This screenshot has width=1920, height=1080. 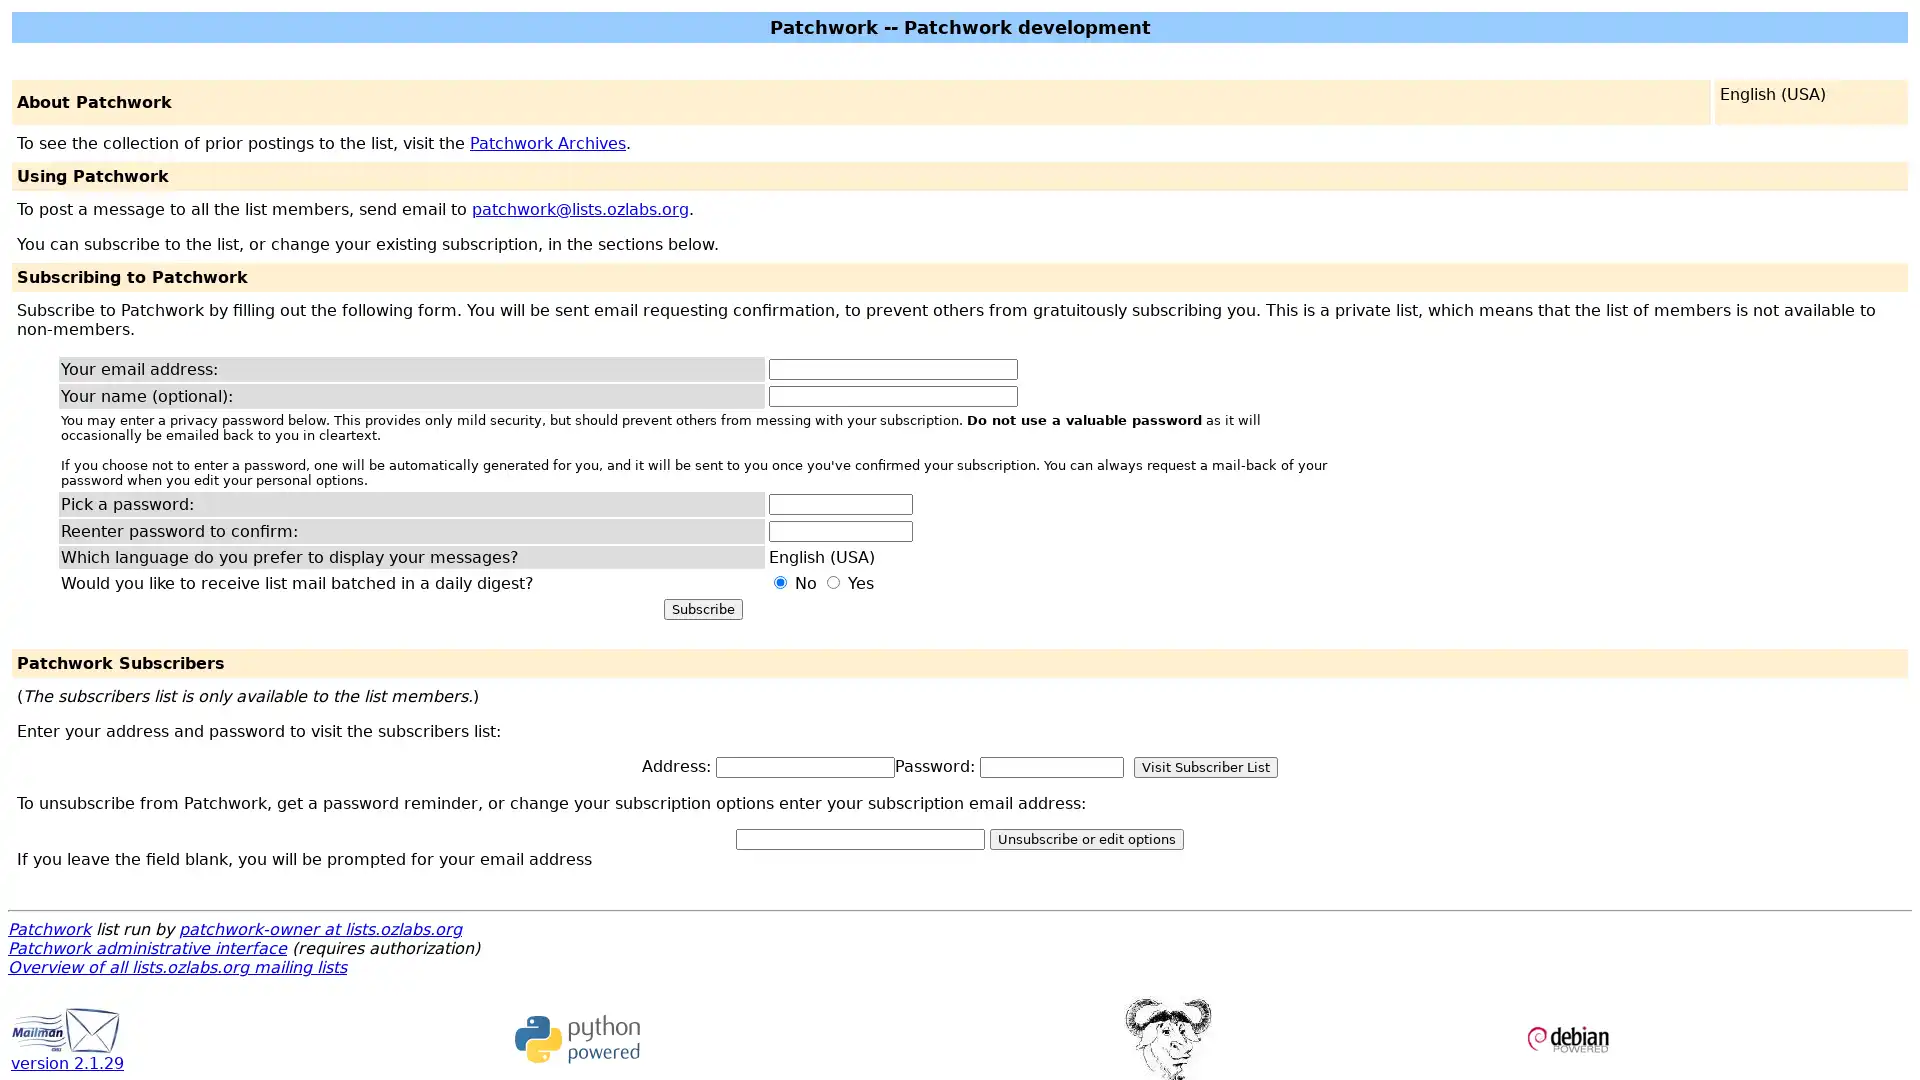 What do you see at coordinates (1204, 766) in the screenshot?
I see `Visit Subscriber List` at bounding box center [1204, 766].